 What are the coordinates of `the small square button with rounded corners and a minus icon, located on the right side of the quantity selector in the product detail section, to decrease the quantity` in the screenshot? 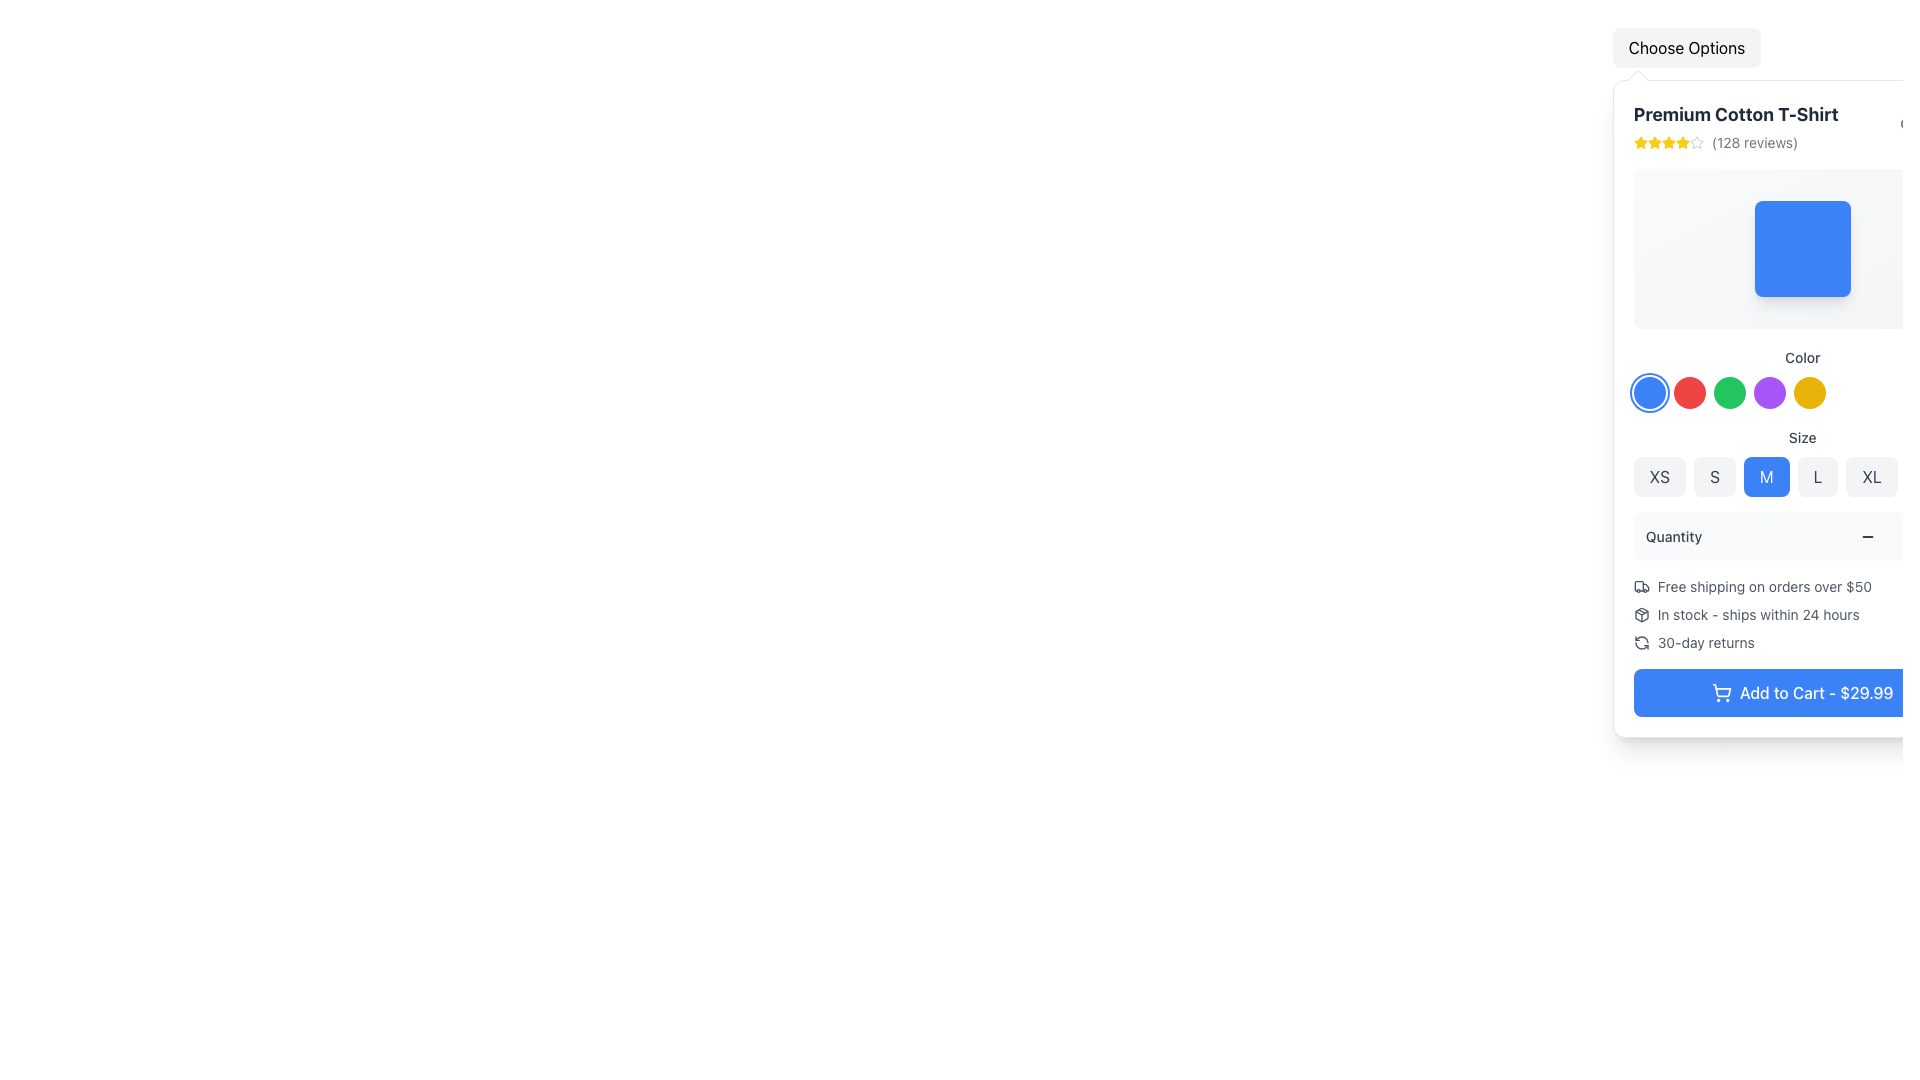 It's located at (1866, 535).